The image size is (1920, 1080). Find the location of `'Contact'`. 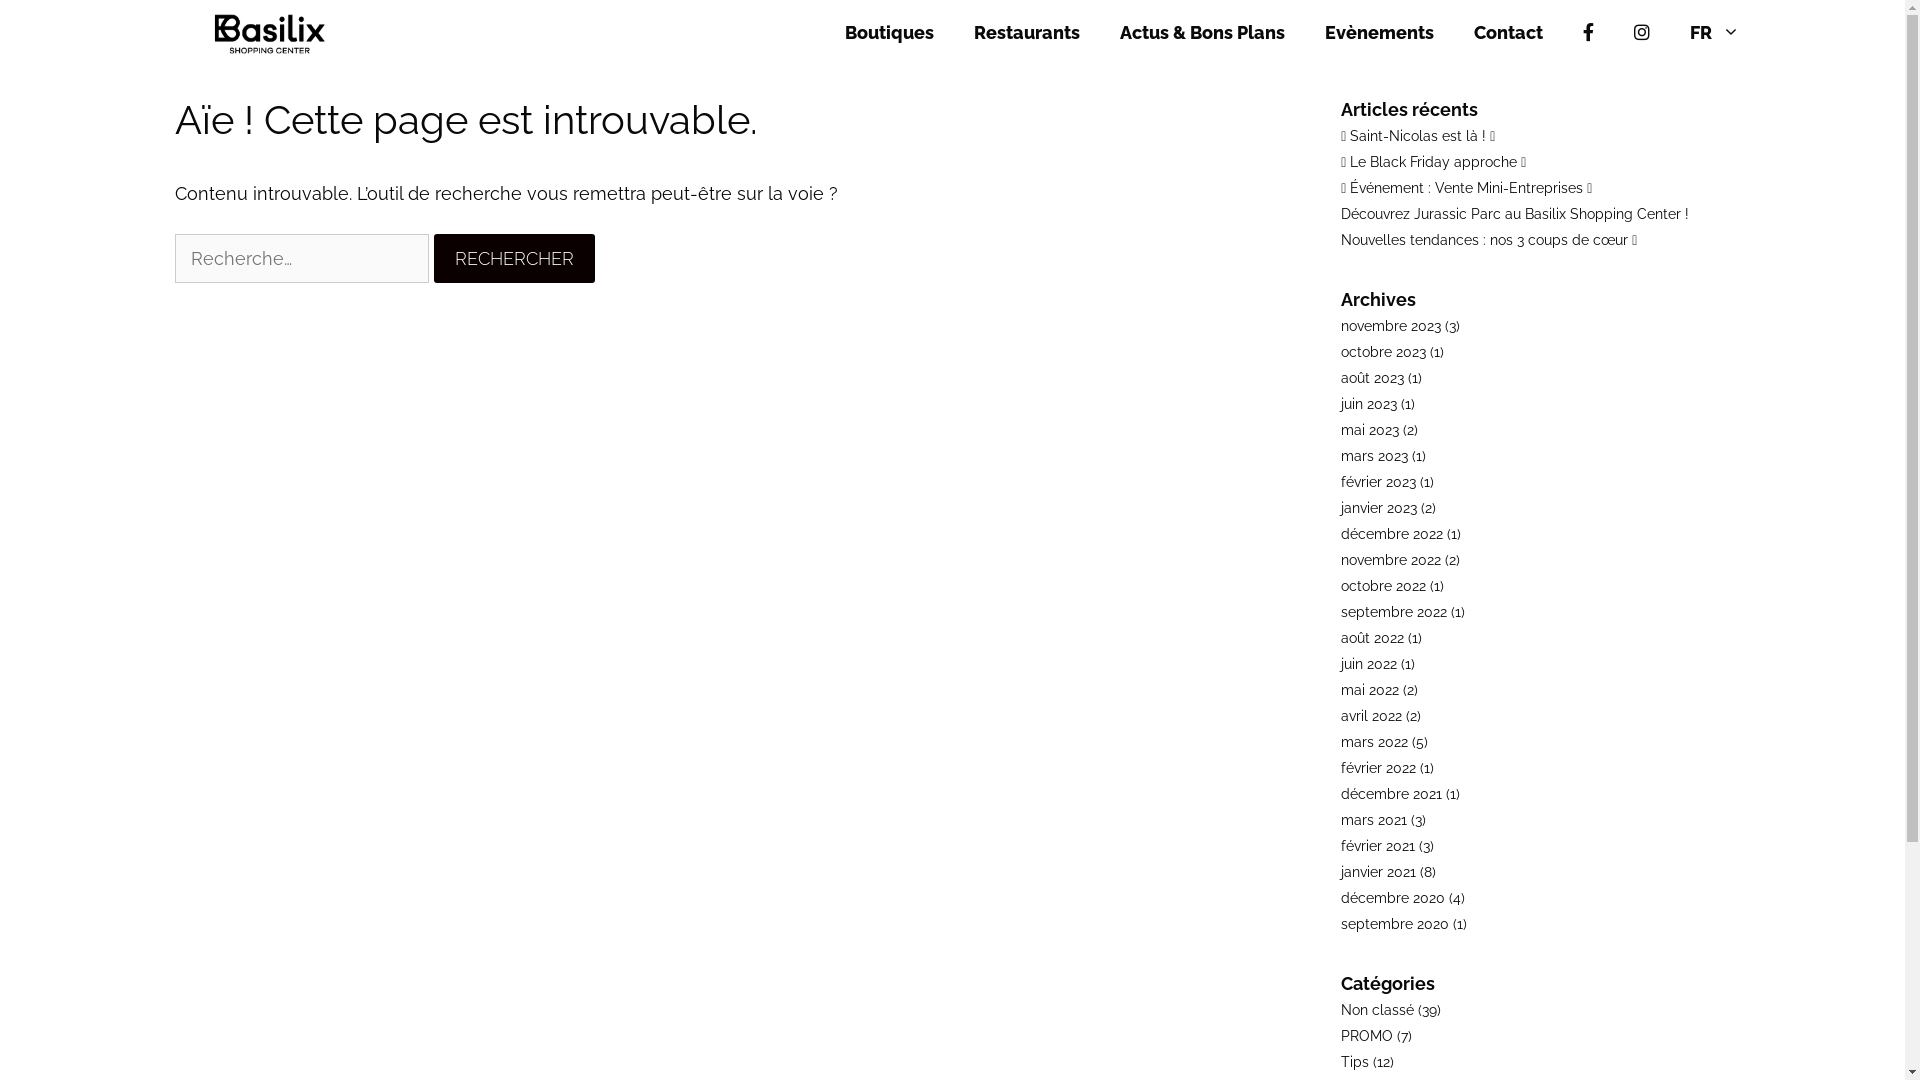

'Contact' is located at coordinates (1454, 33).